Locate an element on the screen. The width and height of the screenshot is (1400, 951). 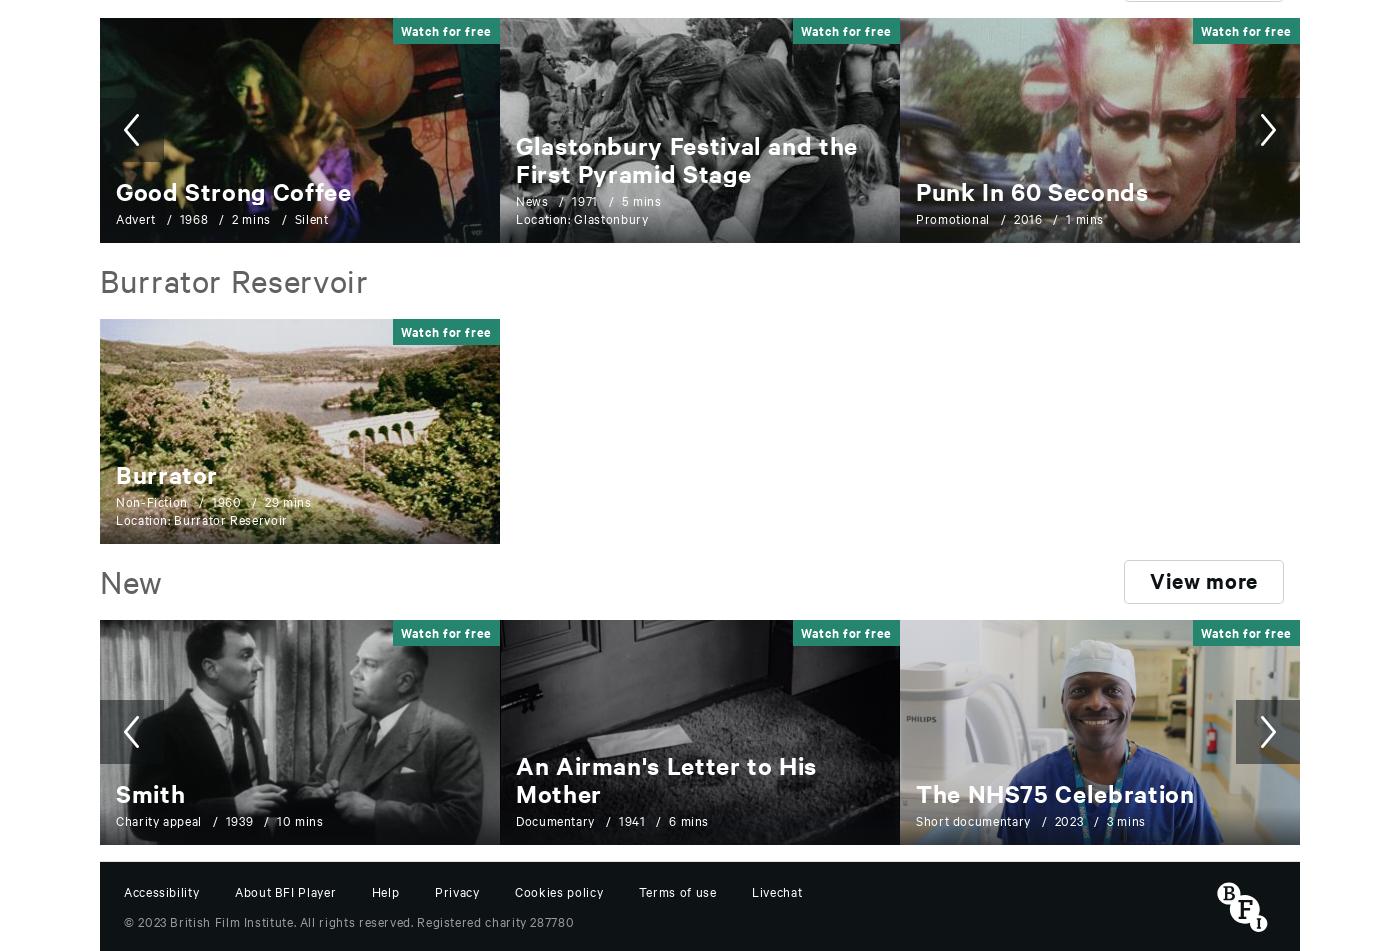
'Terms of use' is located at coordinates (637, 889).